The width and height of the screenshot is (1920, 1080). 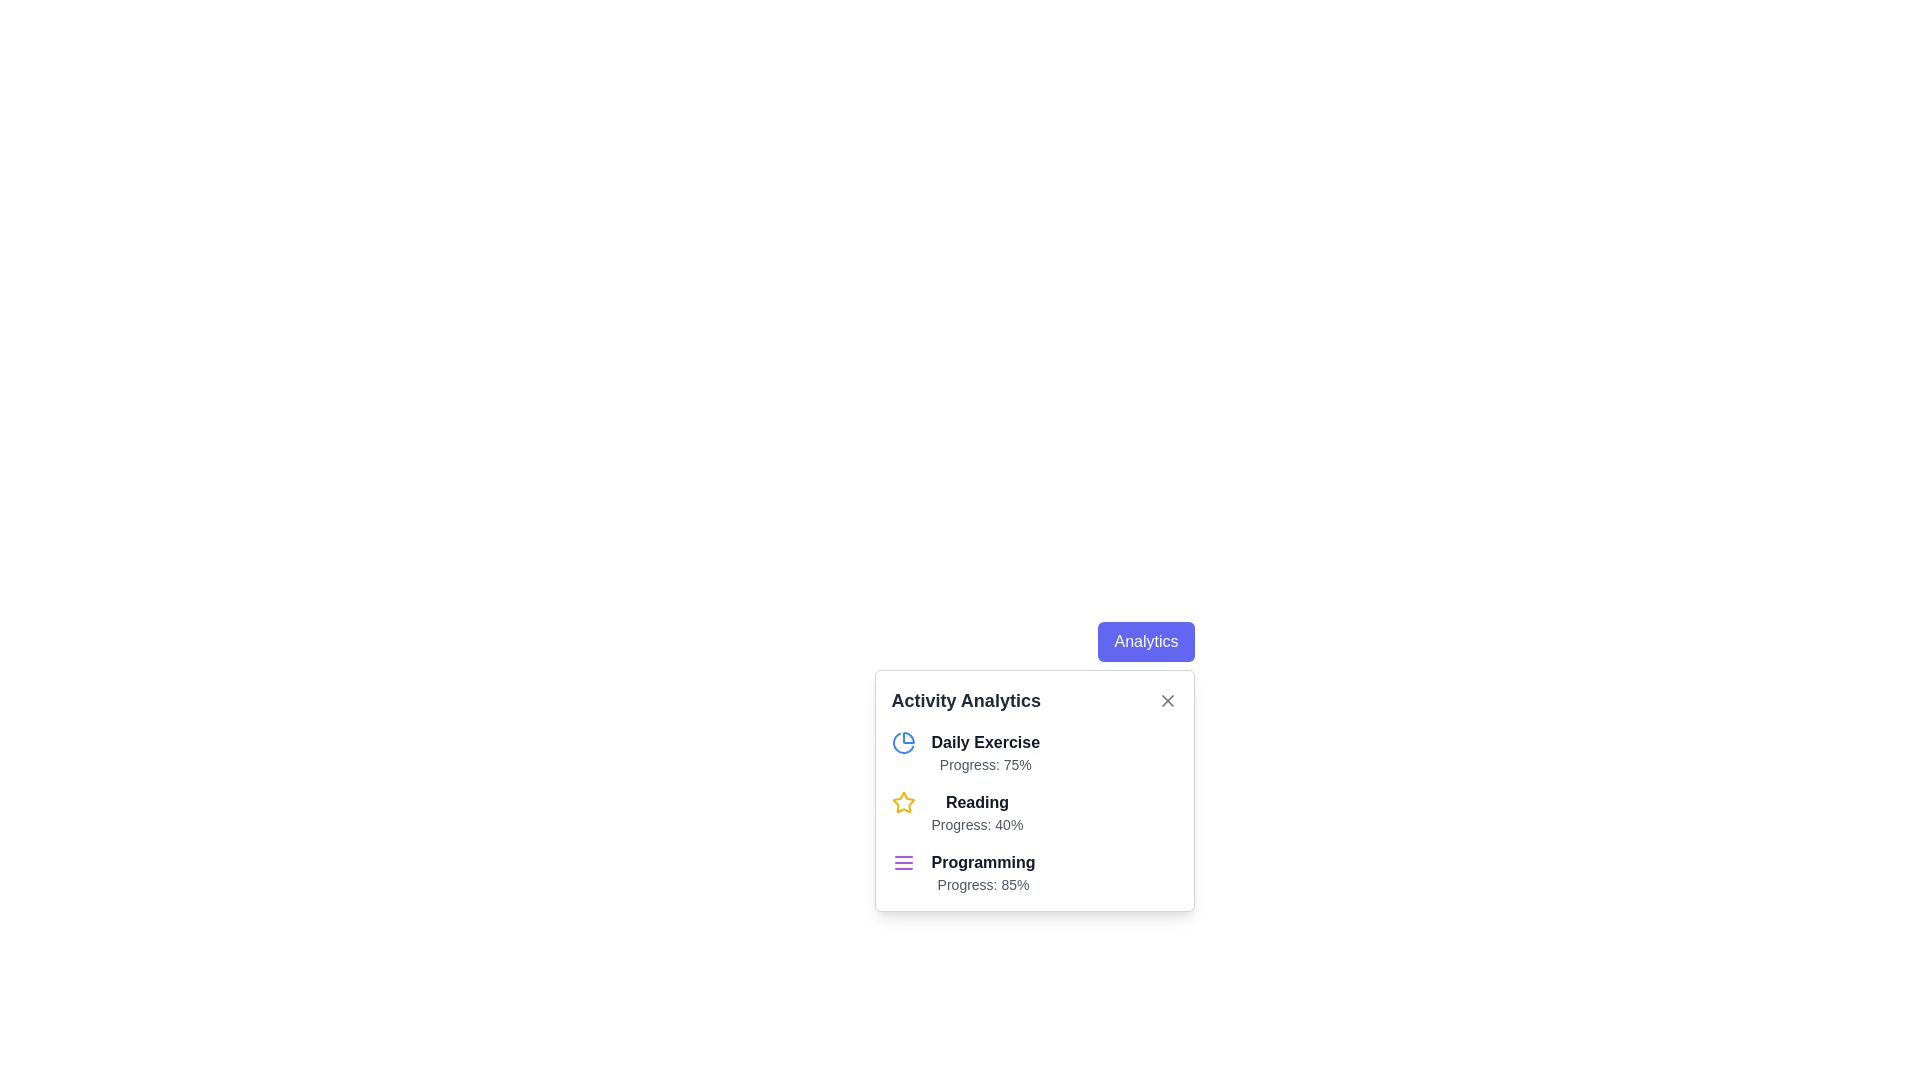 What do you see at coordinates (1167, 700) in the screenshot?
I see `the circular button with an 'X' icon located to the right of the 'Activity Analytics' heading to trigger the hover effects` at bounding box center [1167, 700].